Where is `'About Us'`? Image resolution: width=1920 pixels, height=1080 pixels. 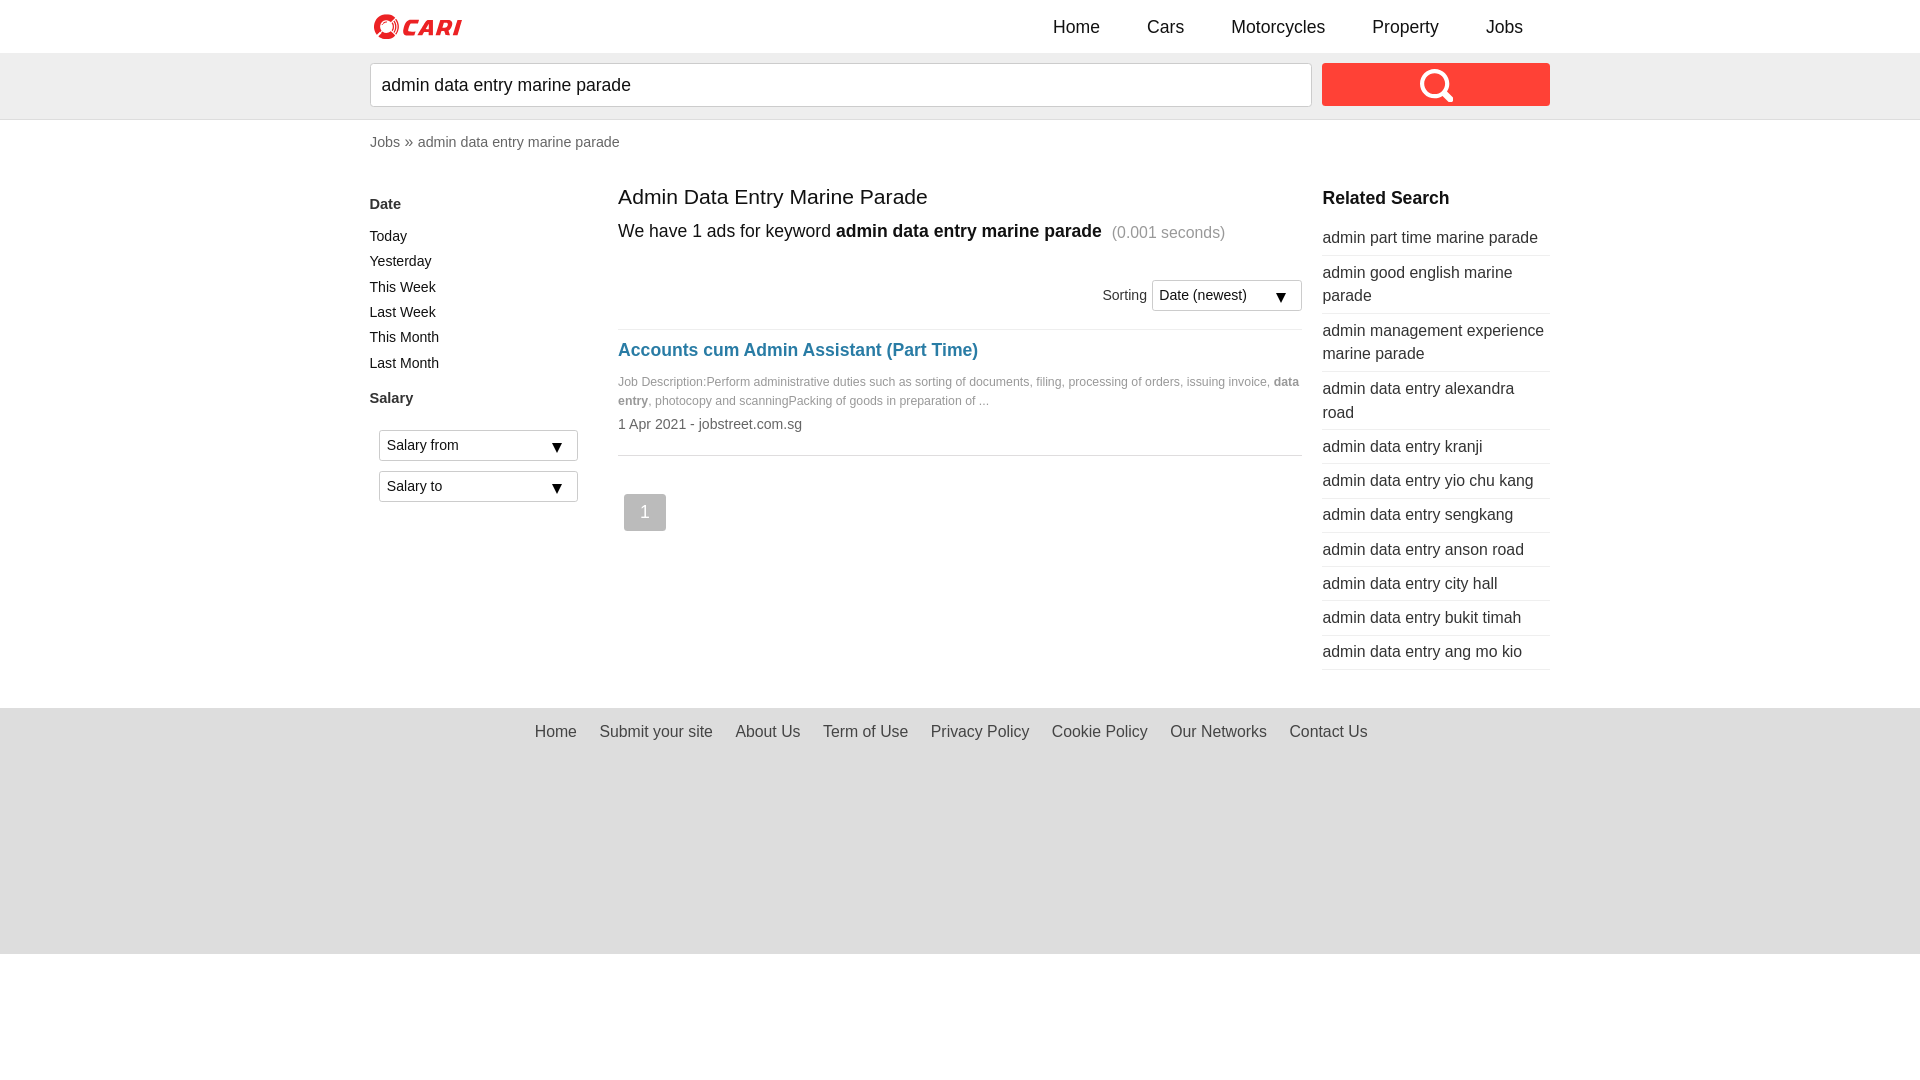 'About Us' is located at coordinates (766, 731).